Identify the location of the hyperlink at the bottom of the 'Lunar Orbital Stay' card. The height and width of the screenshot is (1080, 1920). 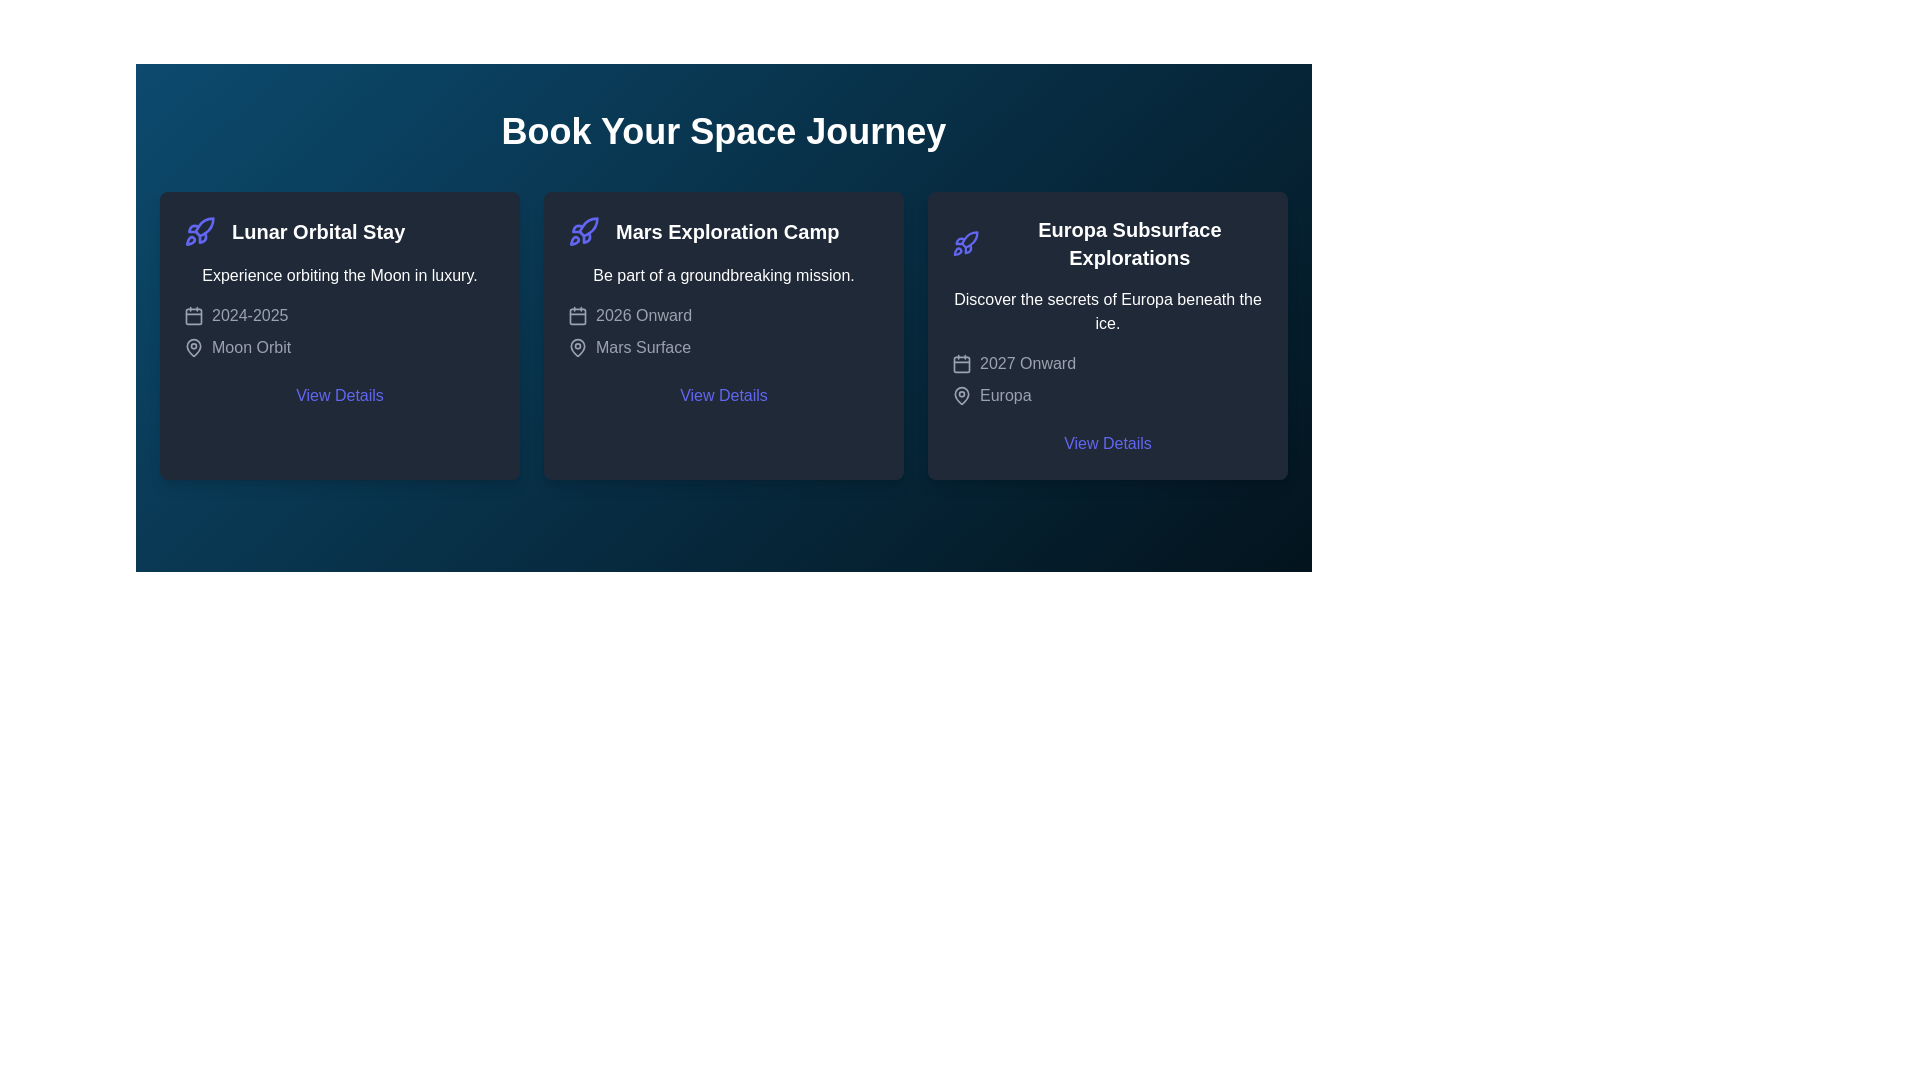
(340, 396).